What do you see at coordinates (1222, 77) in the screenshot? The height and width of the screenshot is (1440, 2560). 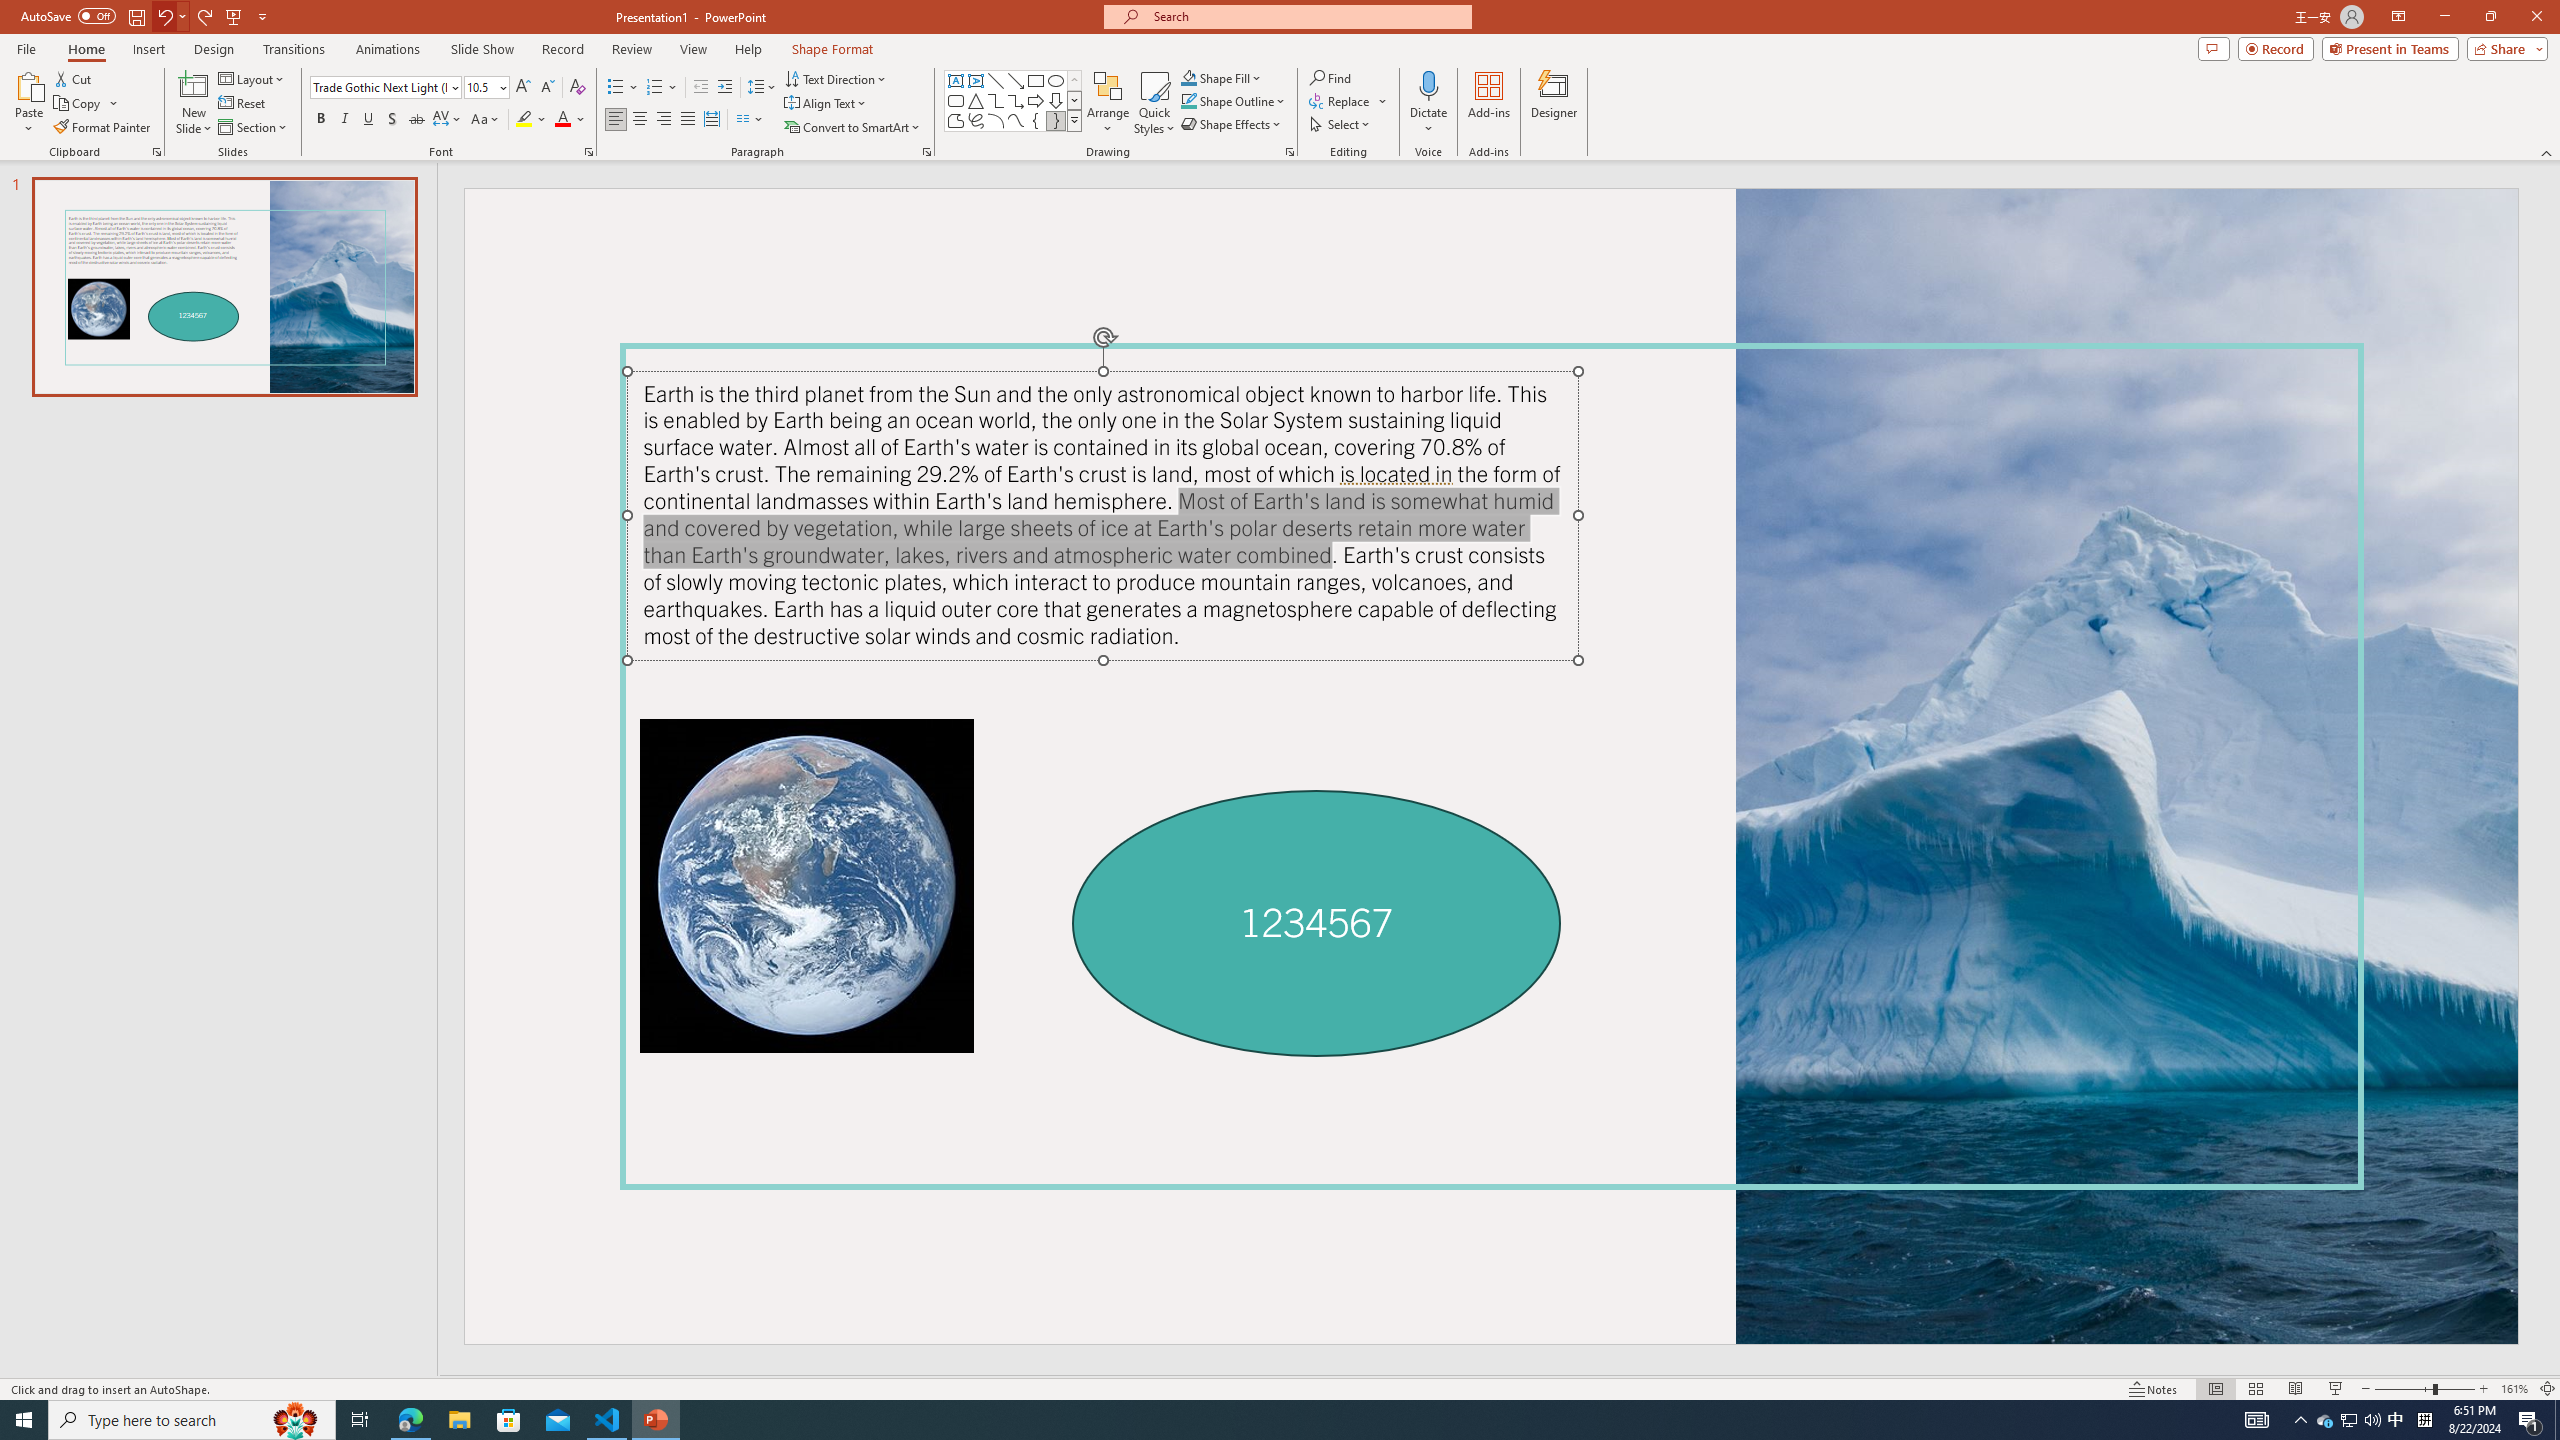 I see `'Shape Fill'` at bounding box center [1222, 77].